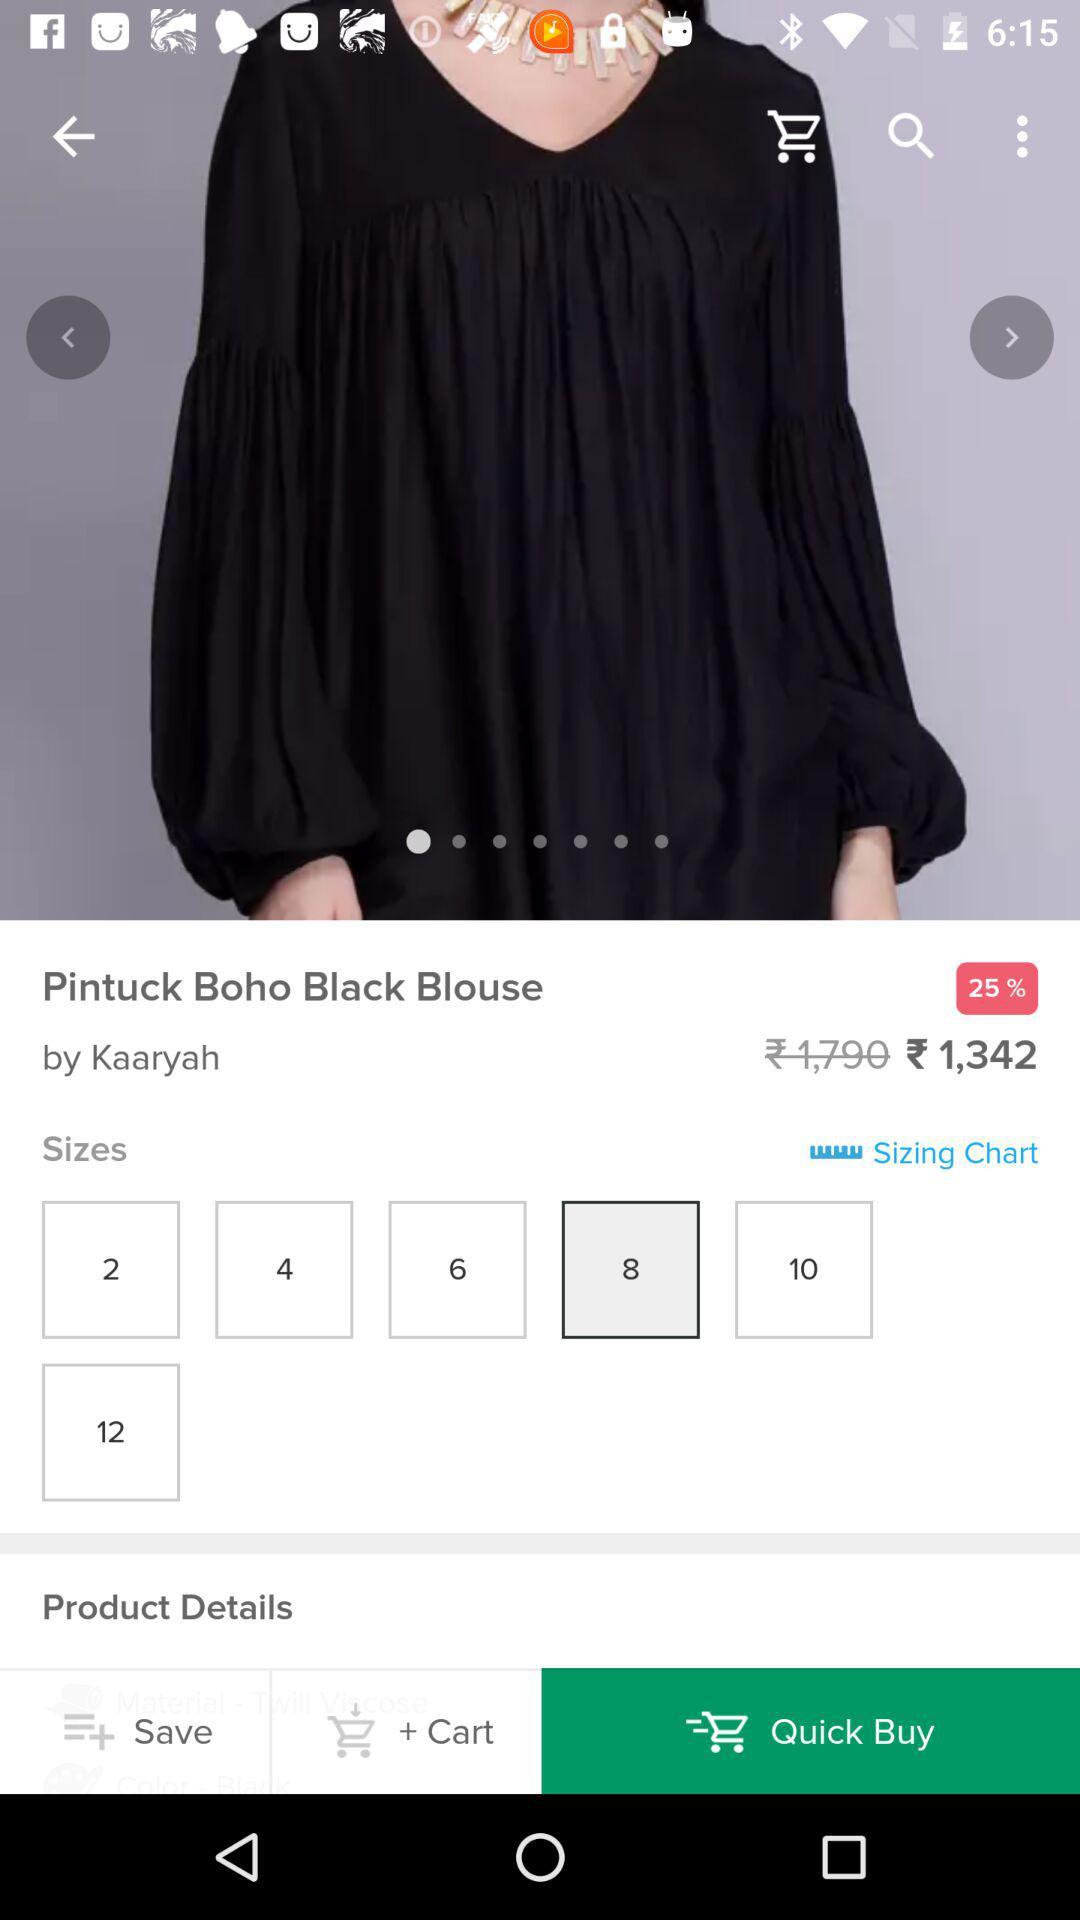 The width and height of the screenshot is (1080, 1920). Describe the element at coordinates (836, 1153) in the screenshot. I see `symbol beside sizing chart` at that location.